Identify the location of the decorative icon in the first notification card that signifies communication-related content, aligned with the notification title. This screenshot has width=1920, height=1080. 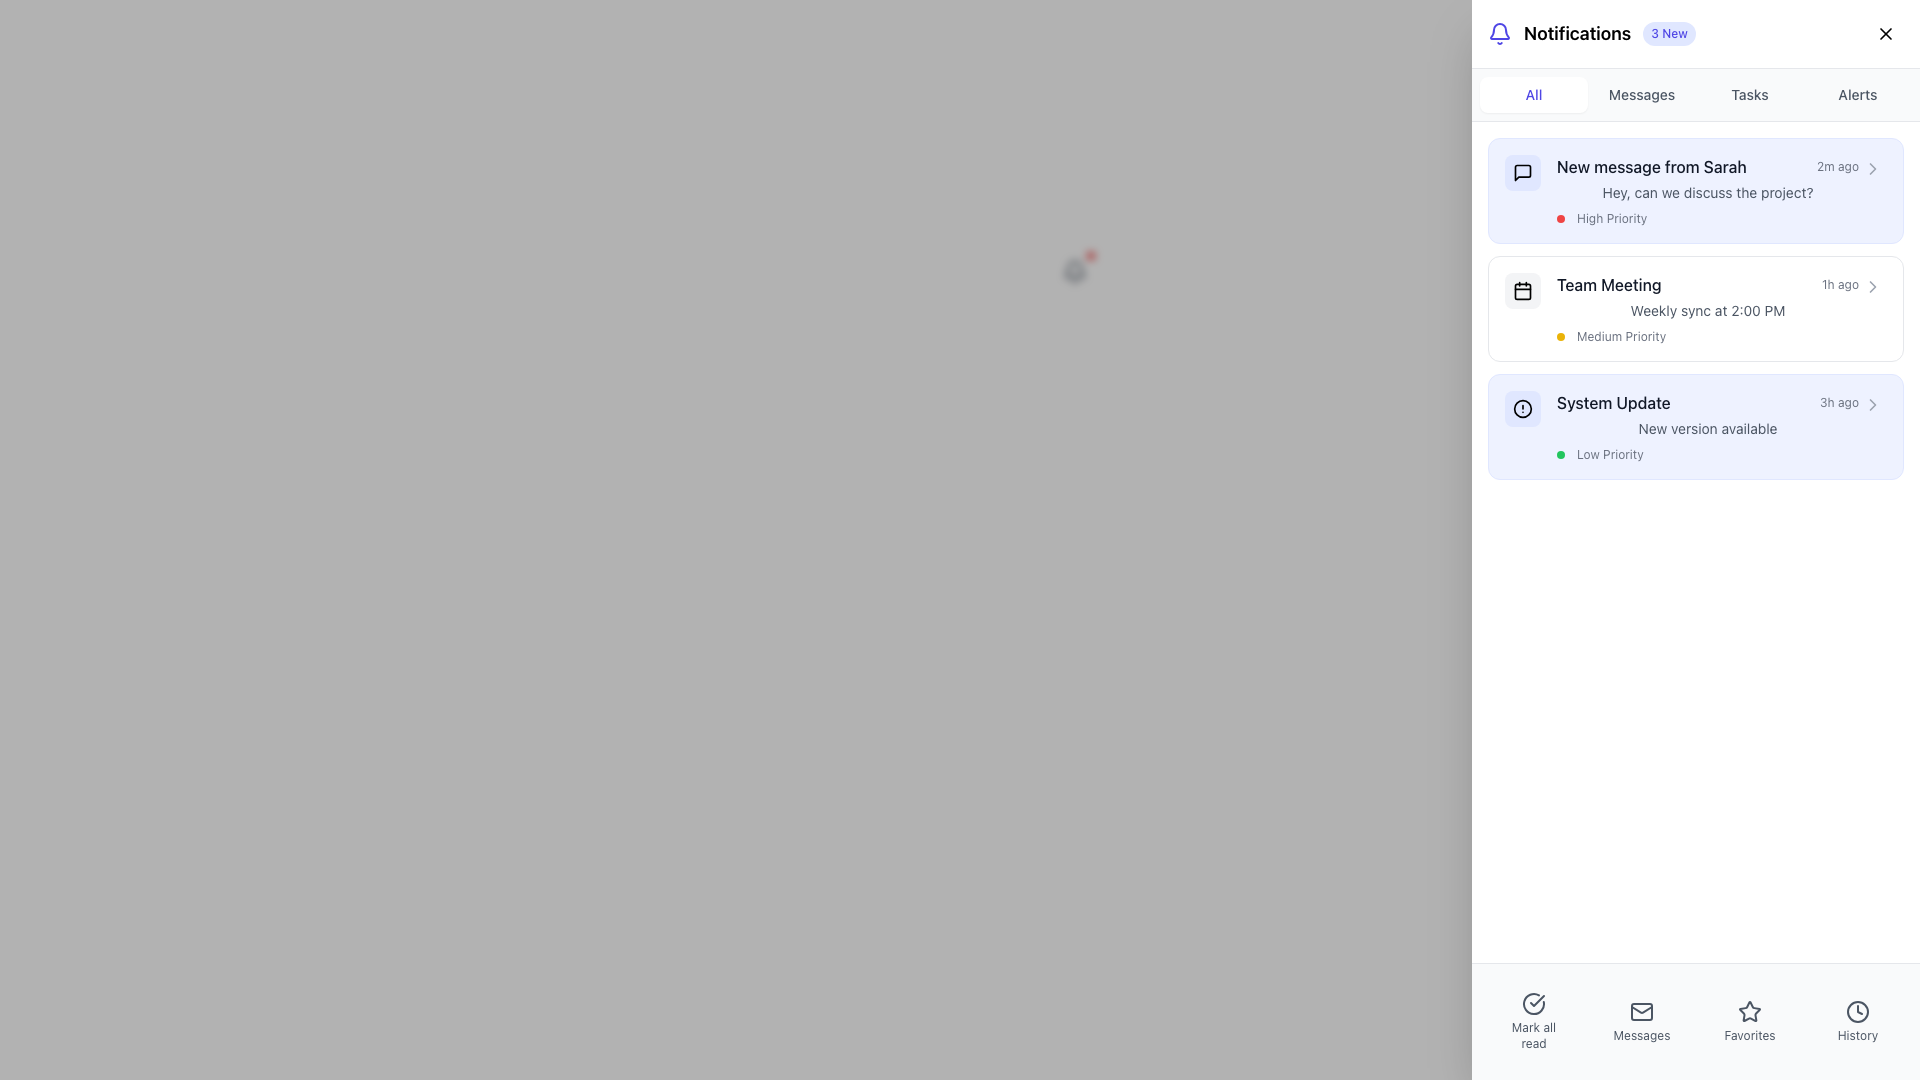
(1521, 172).